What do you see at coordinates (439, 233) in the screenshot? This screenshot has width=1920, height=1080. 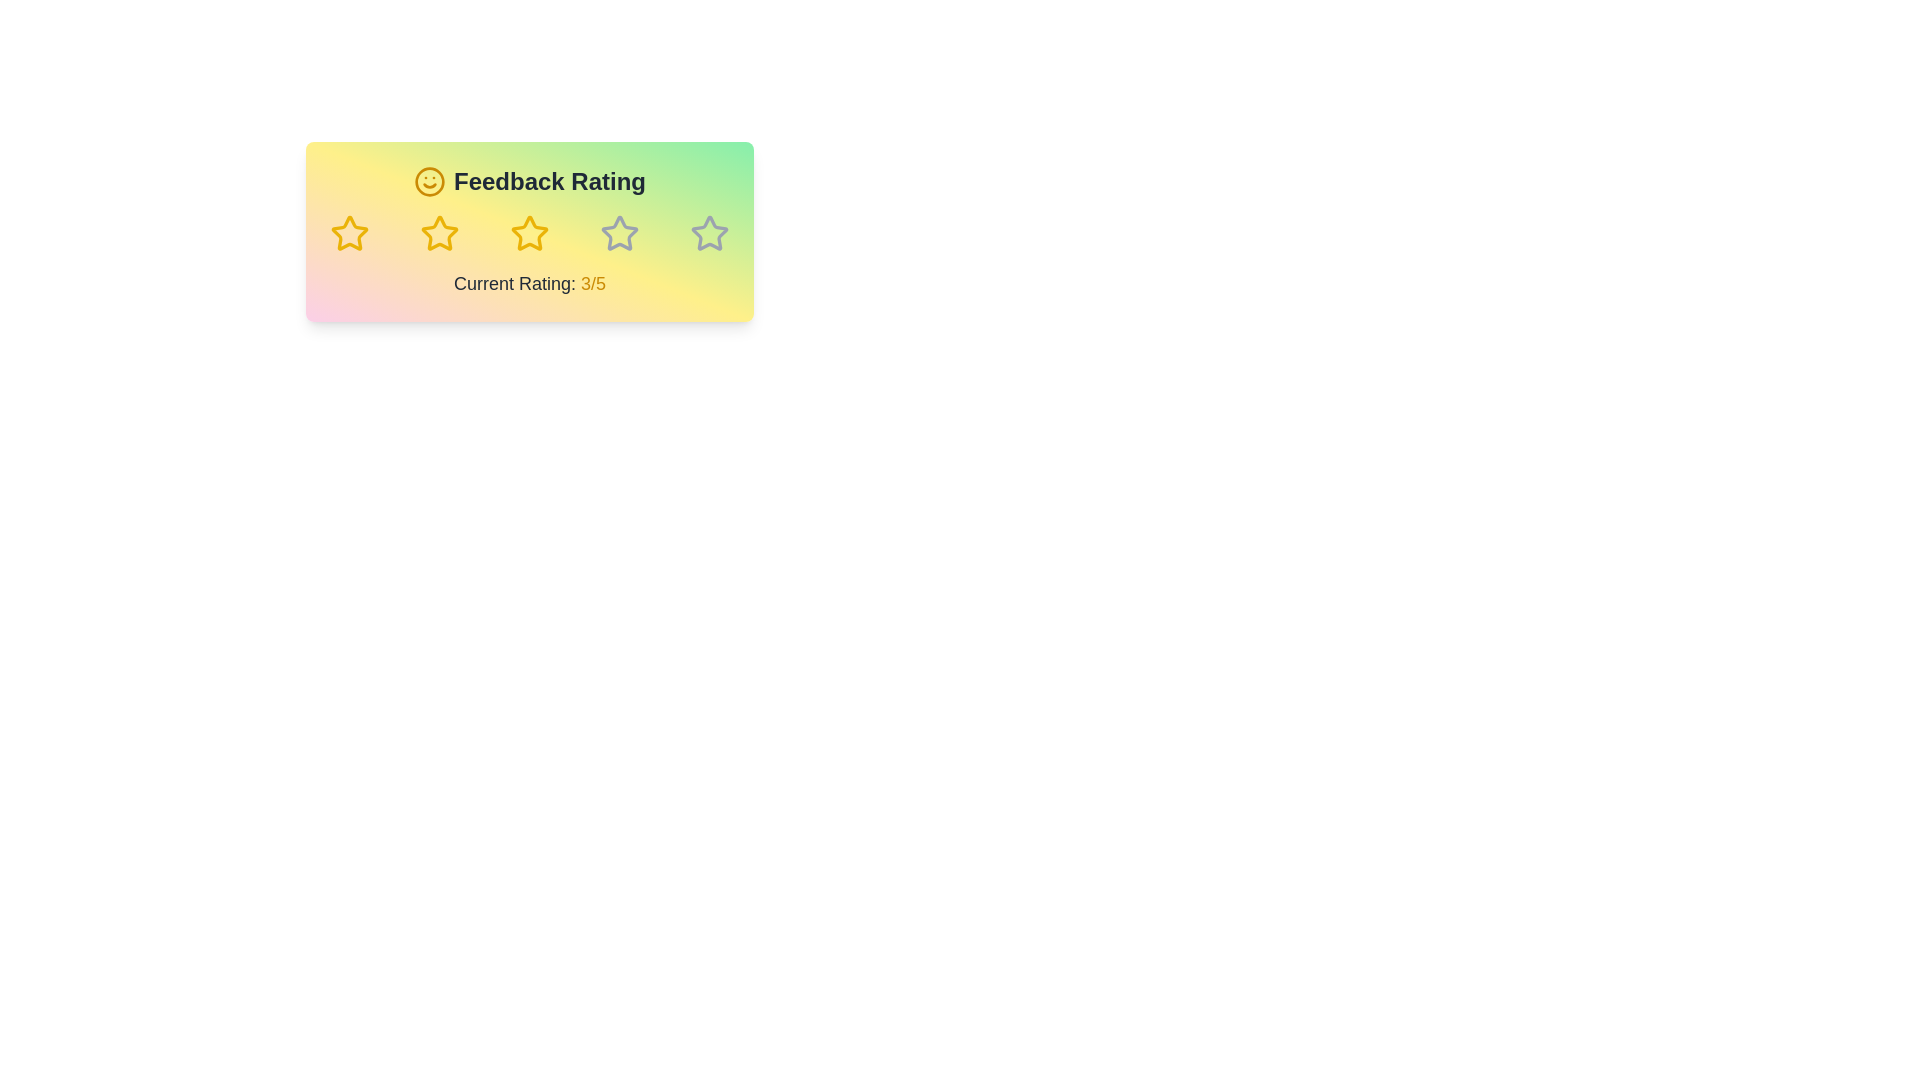 I see `the feedback rating to 2 stars by clicking on the corresponding star` at bounding box center [439, 233].